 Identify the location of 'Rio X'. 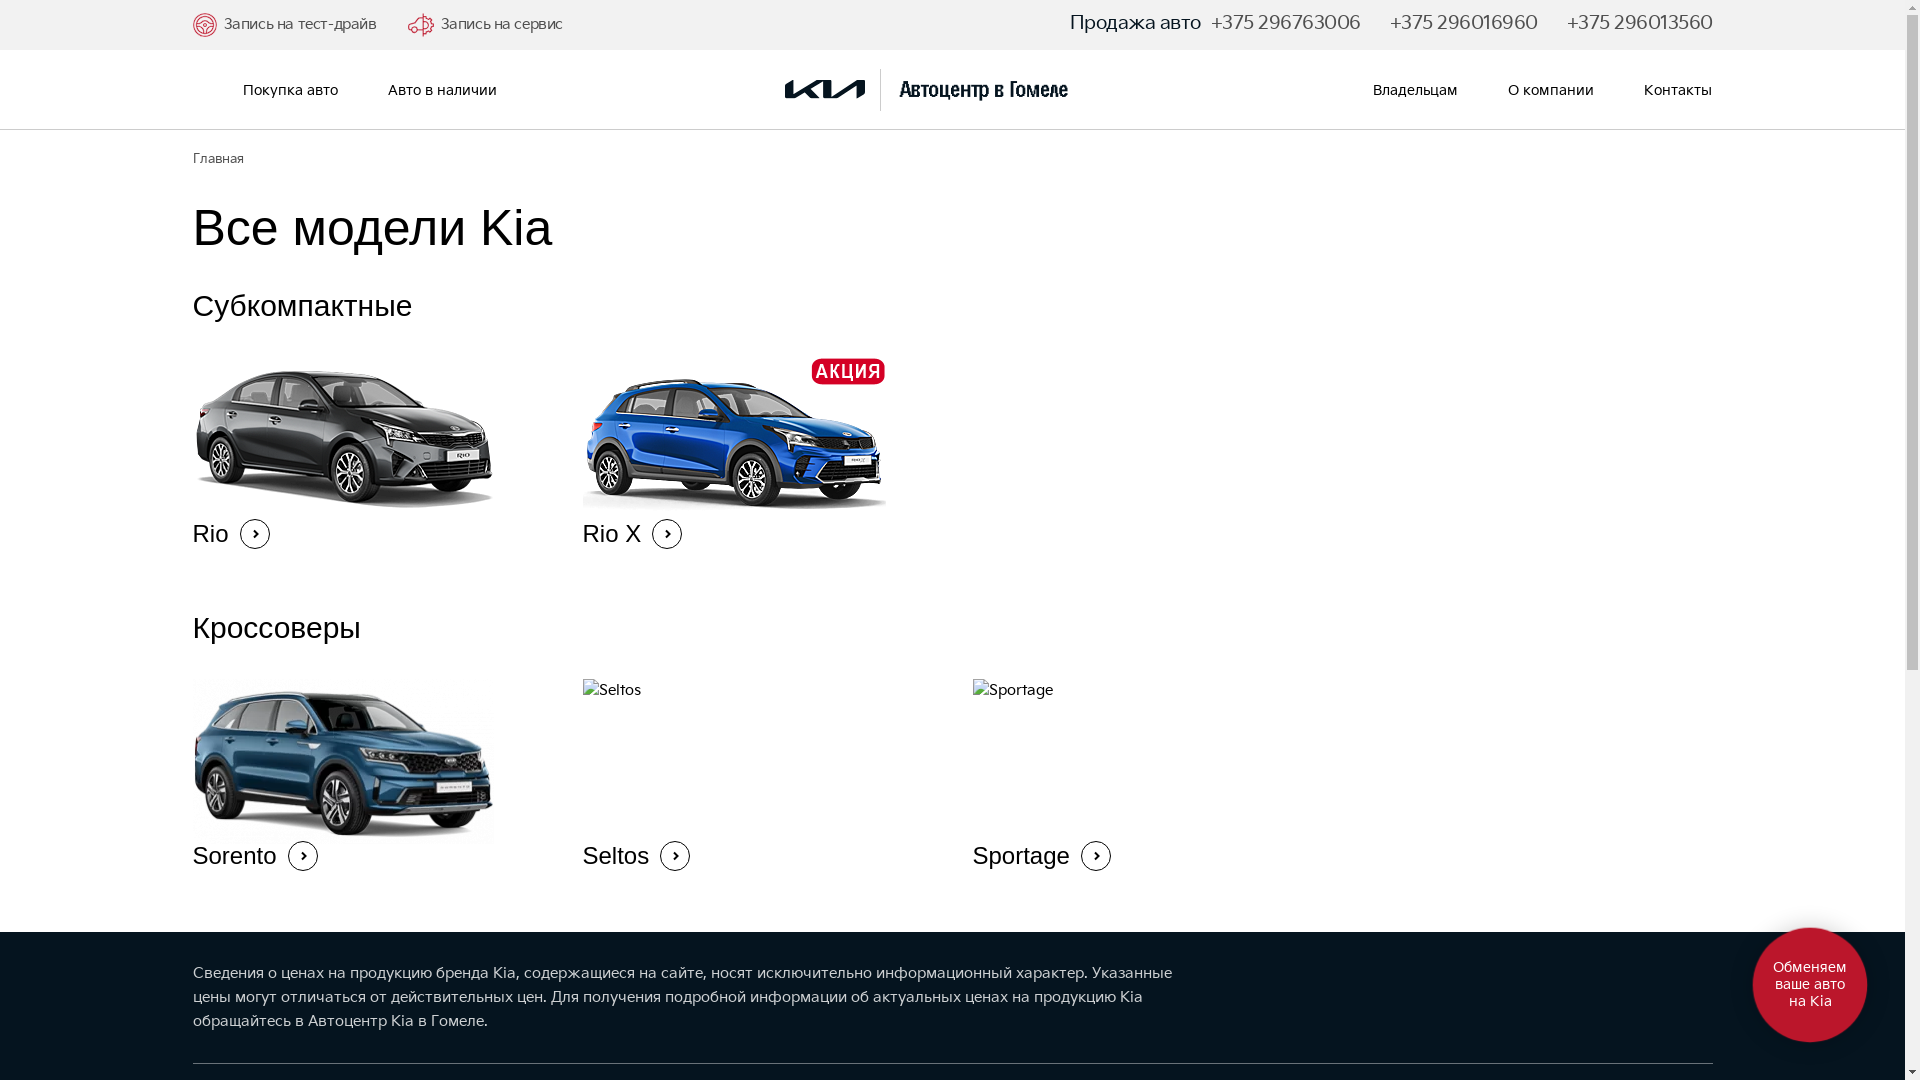
(756, 455).